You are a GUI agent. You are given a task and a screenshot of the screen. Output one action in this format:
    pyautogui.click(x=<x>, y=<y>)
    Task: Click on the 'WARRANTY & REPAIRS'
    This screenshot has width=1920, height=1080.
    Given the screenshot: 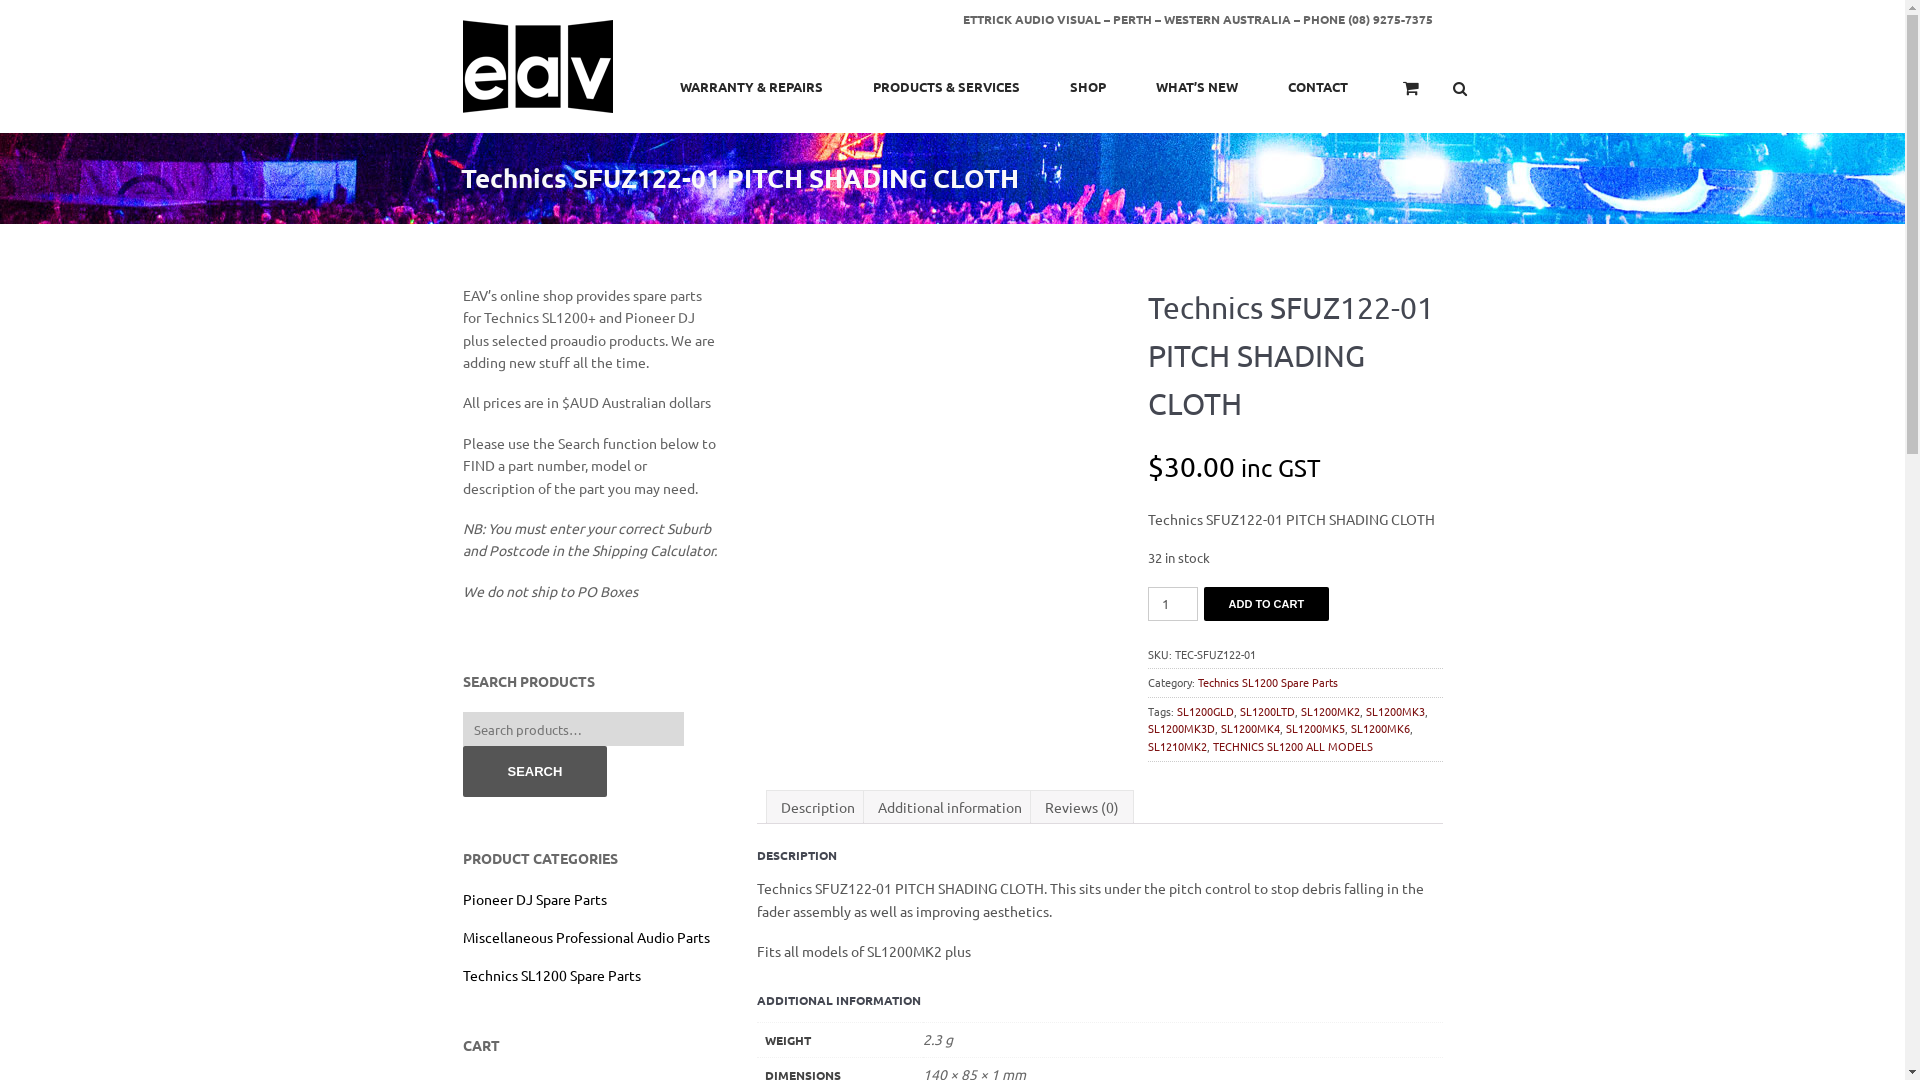 What is the action you would take?
    pyautogui.click(x=749, y=85)
    